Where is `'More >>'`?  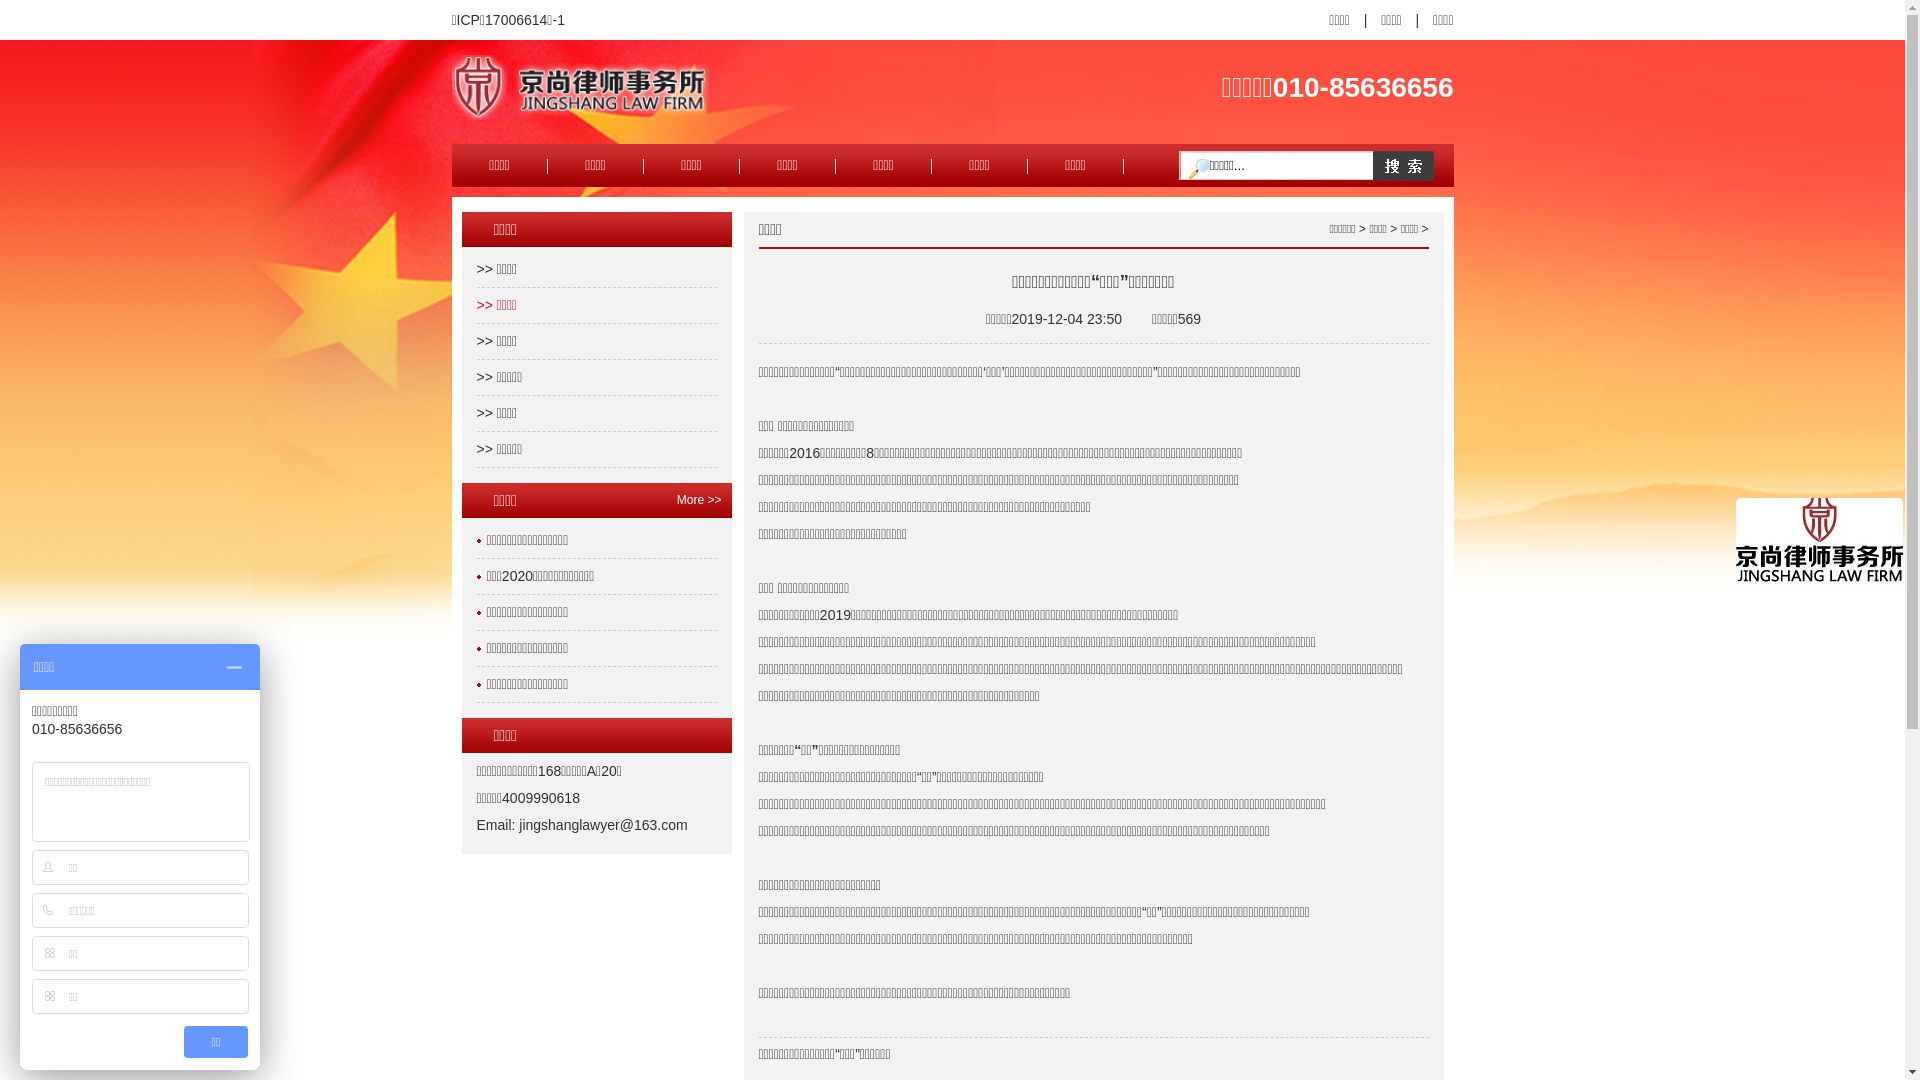 'More >>' is located at coordinates (683, 499).